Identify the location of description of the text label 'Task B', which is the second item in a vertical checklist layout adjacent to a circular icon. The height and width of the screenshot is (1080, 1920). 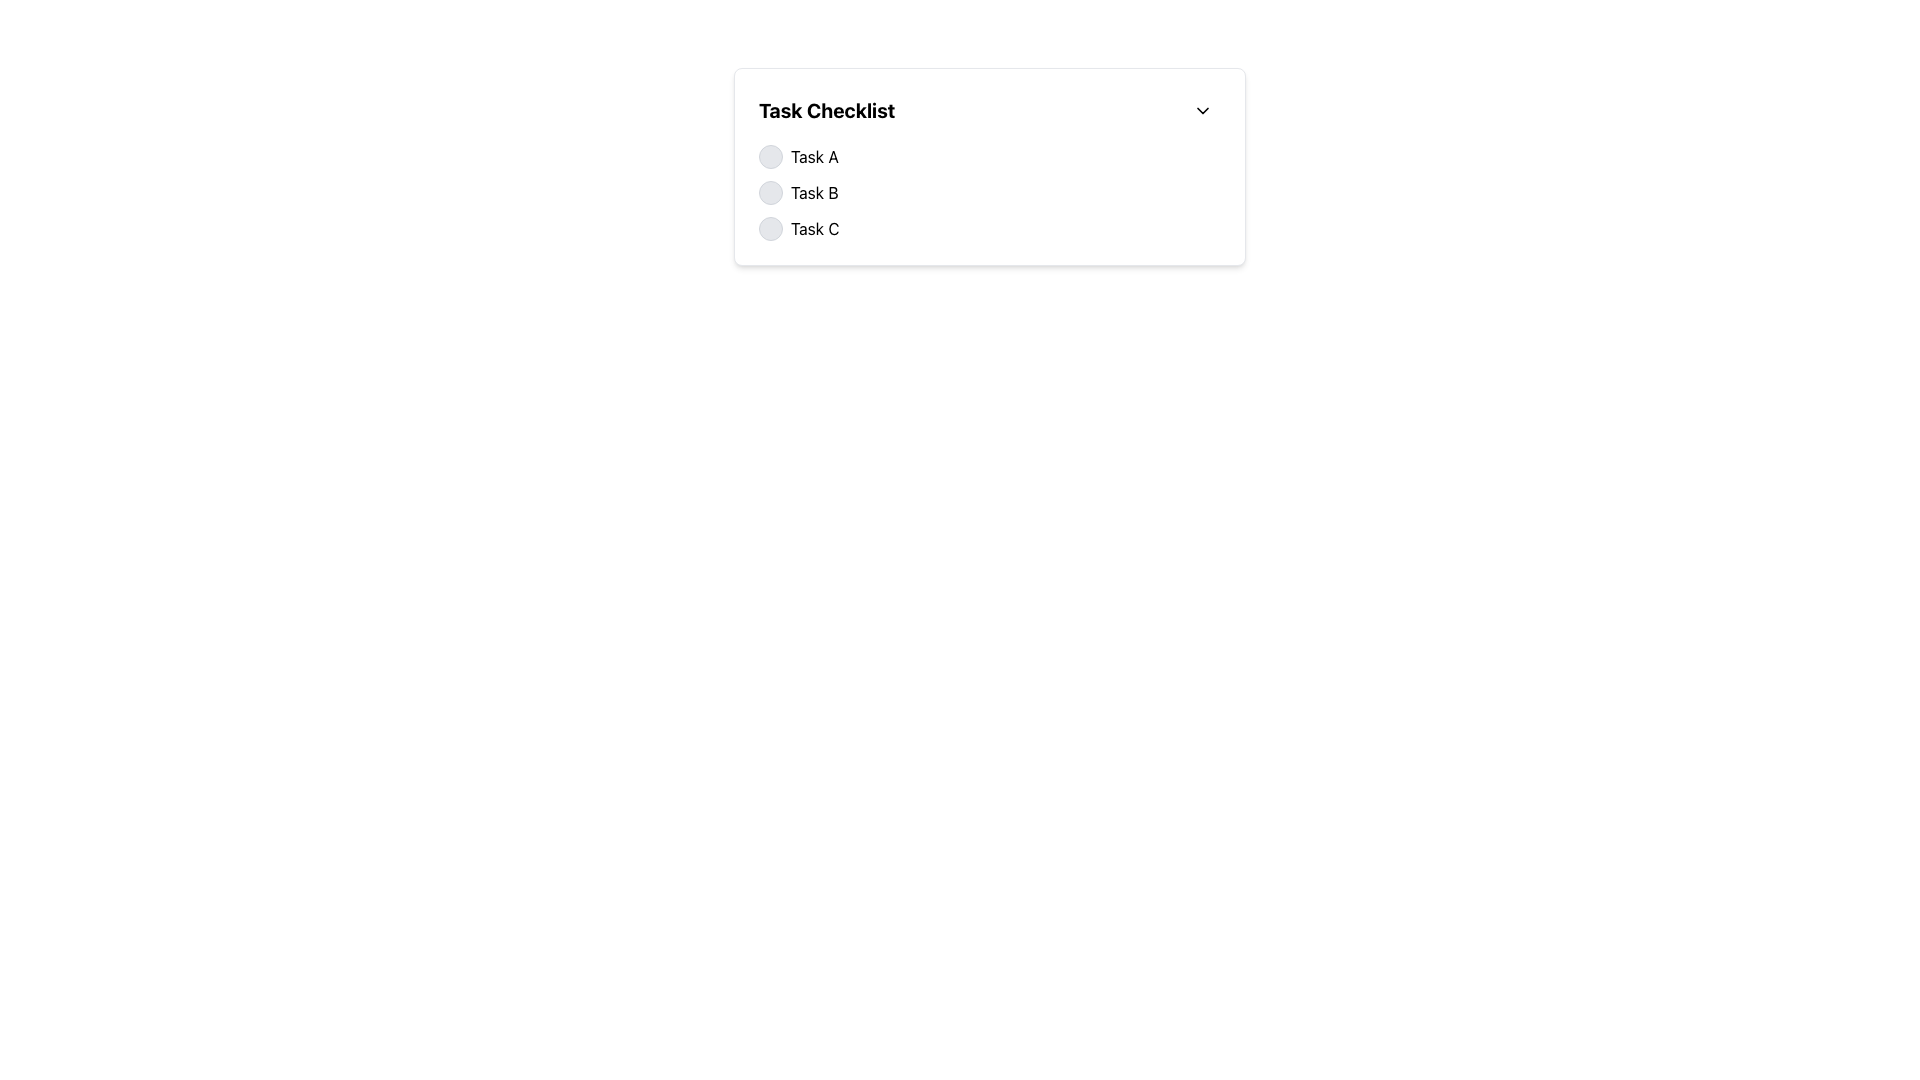
(814, 192).